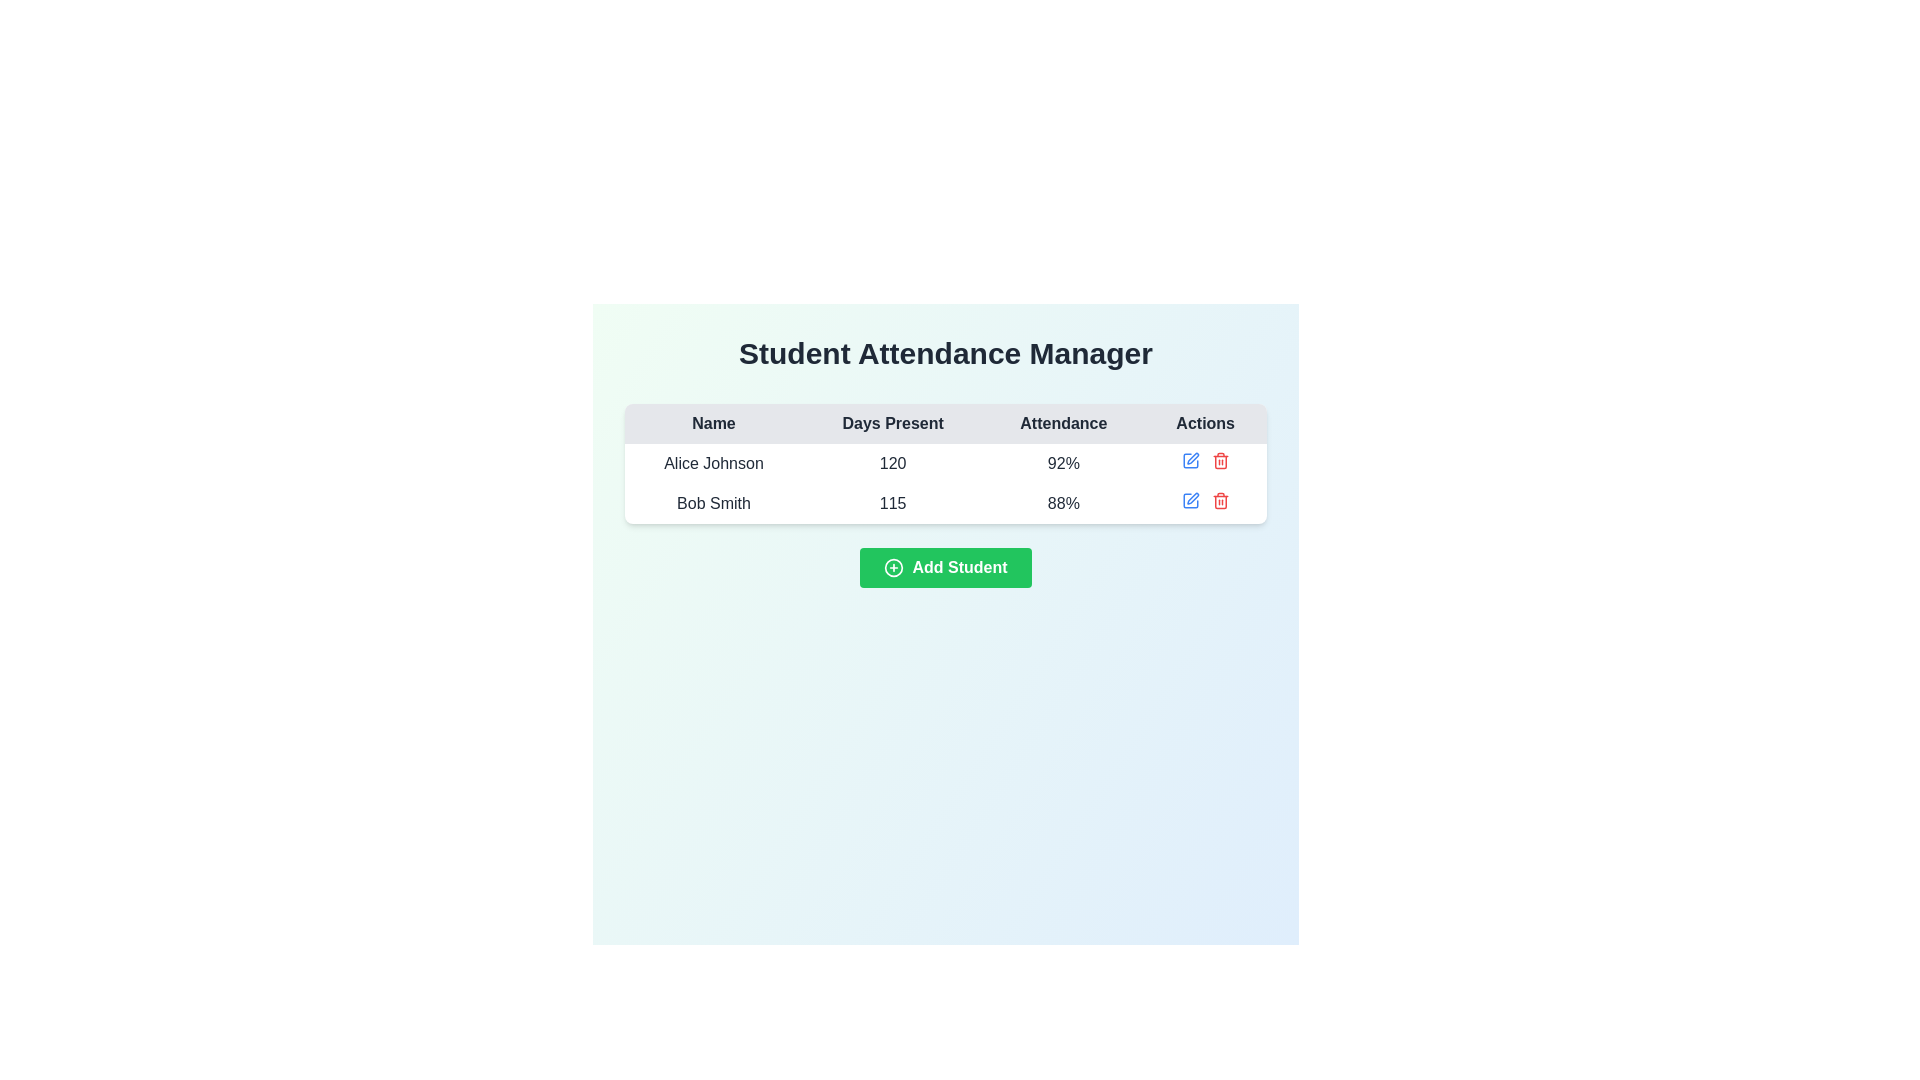 Image resolution: width=1920 pixels, height=1080 pixels. I want to click on the third header in the attendance data table, which is positioned between 'Days Present' and 'Actions', so click(1062, 423).